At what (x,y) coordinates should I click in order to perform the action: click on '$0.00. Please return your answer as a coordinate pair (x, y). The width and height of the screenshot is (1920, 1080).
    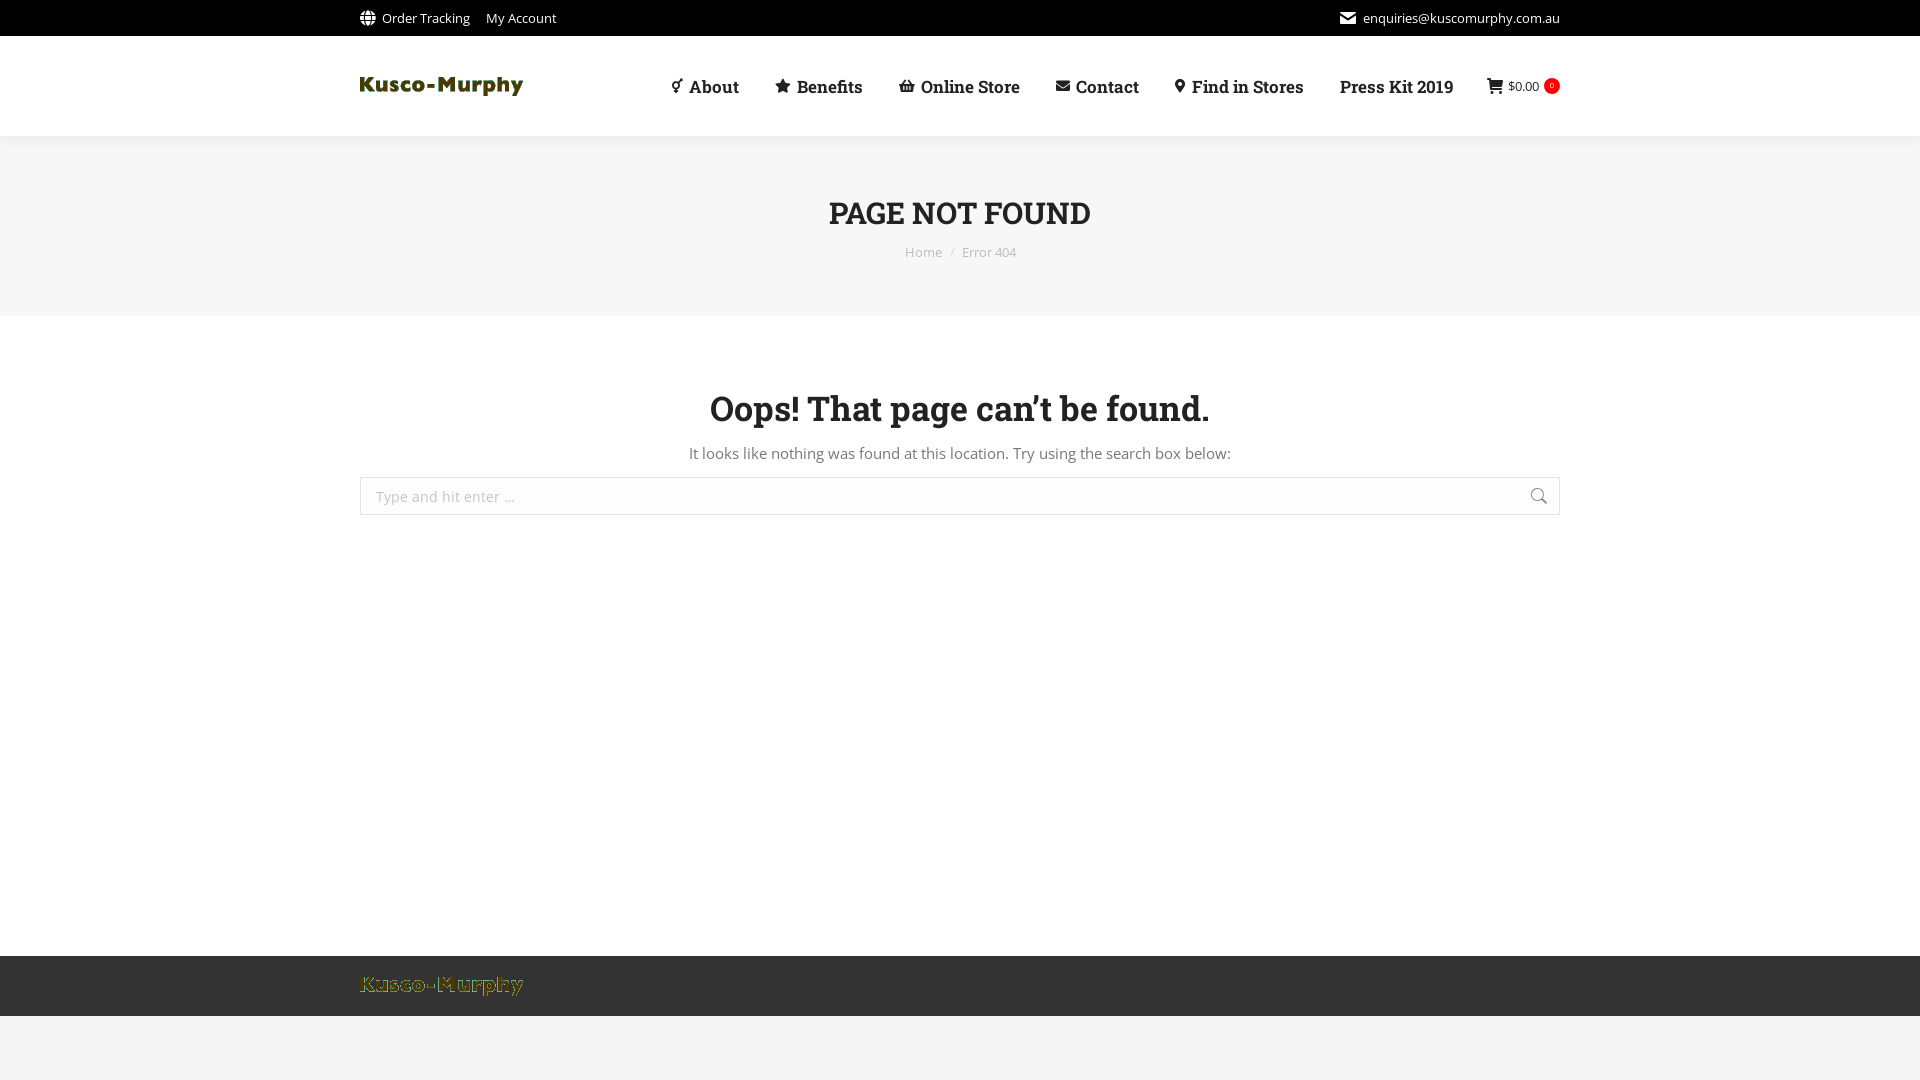
    Looking at the image, I should click on (1522, 85).